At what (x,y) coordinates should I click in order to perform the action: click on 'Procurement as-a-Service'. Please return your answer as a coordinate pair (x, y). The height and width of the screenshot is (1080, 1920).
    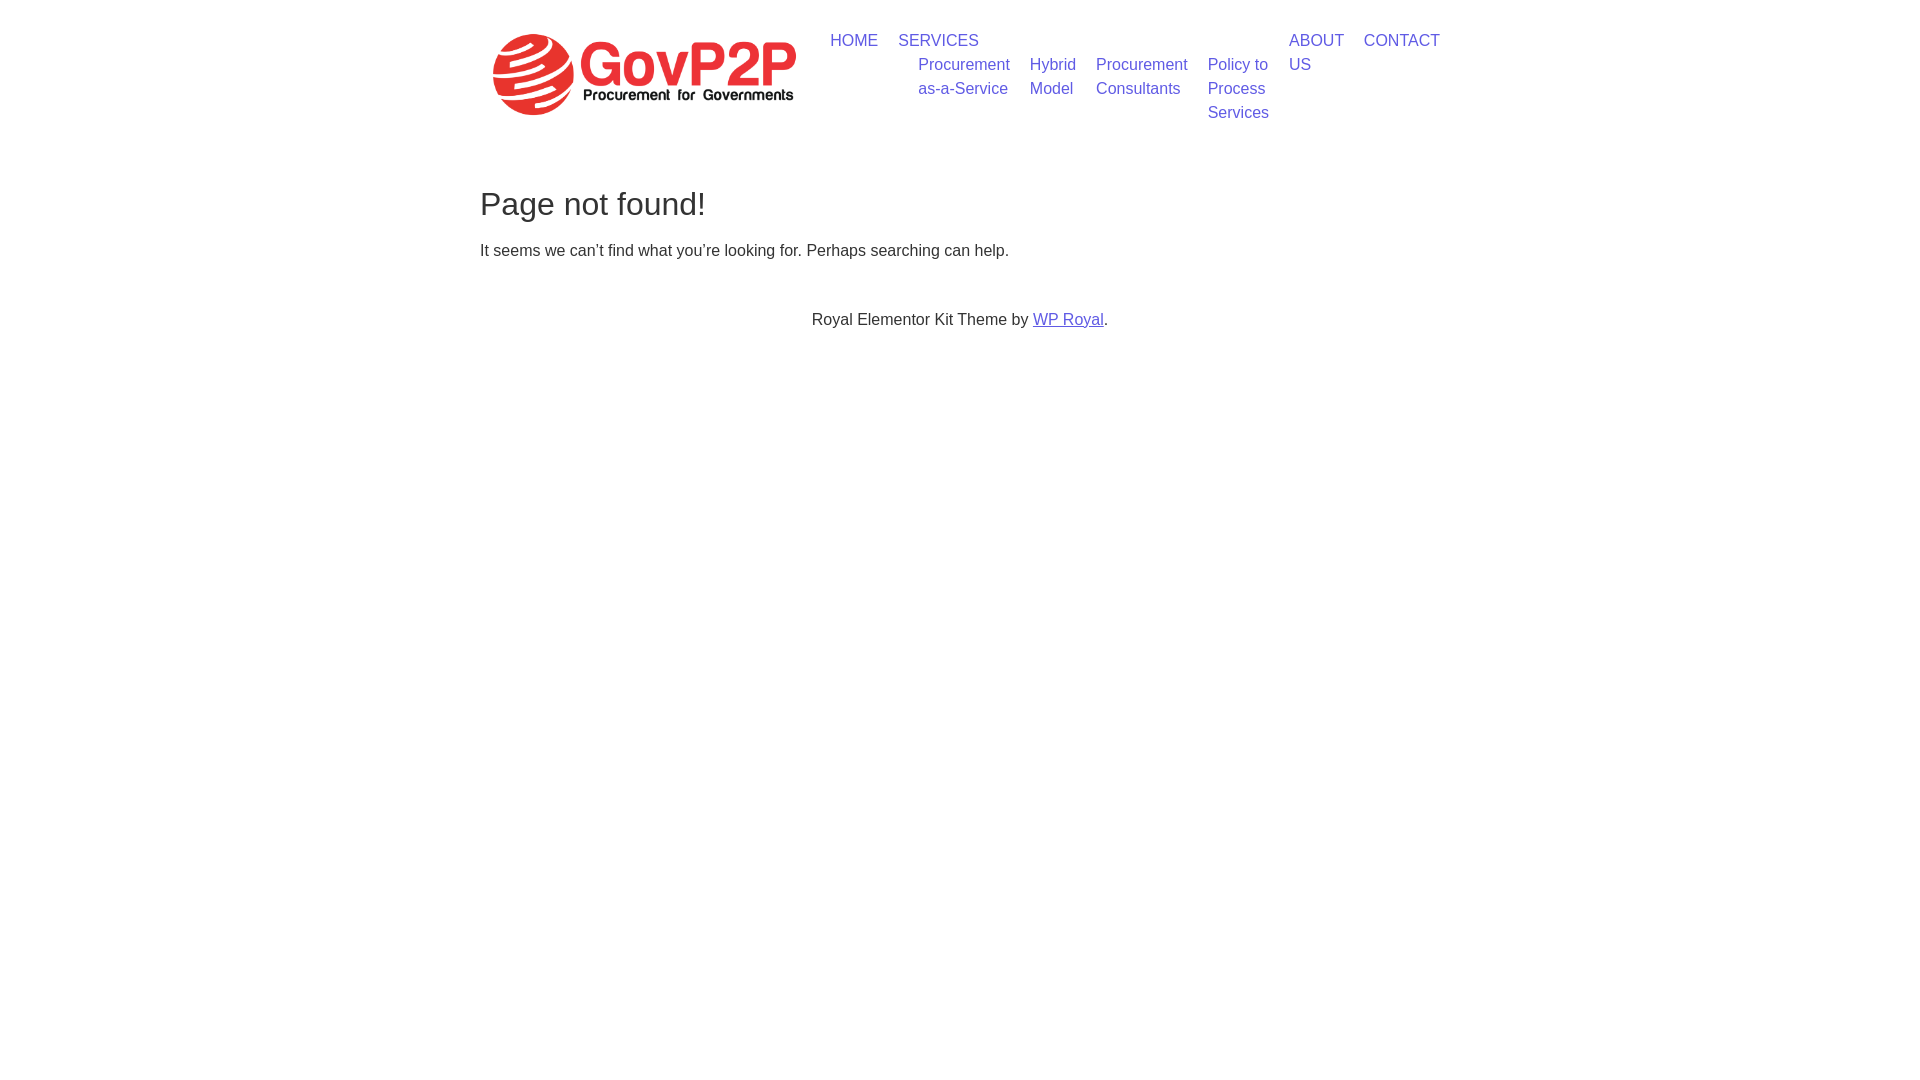
    Looking at the image, I should click on (916, 75).